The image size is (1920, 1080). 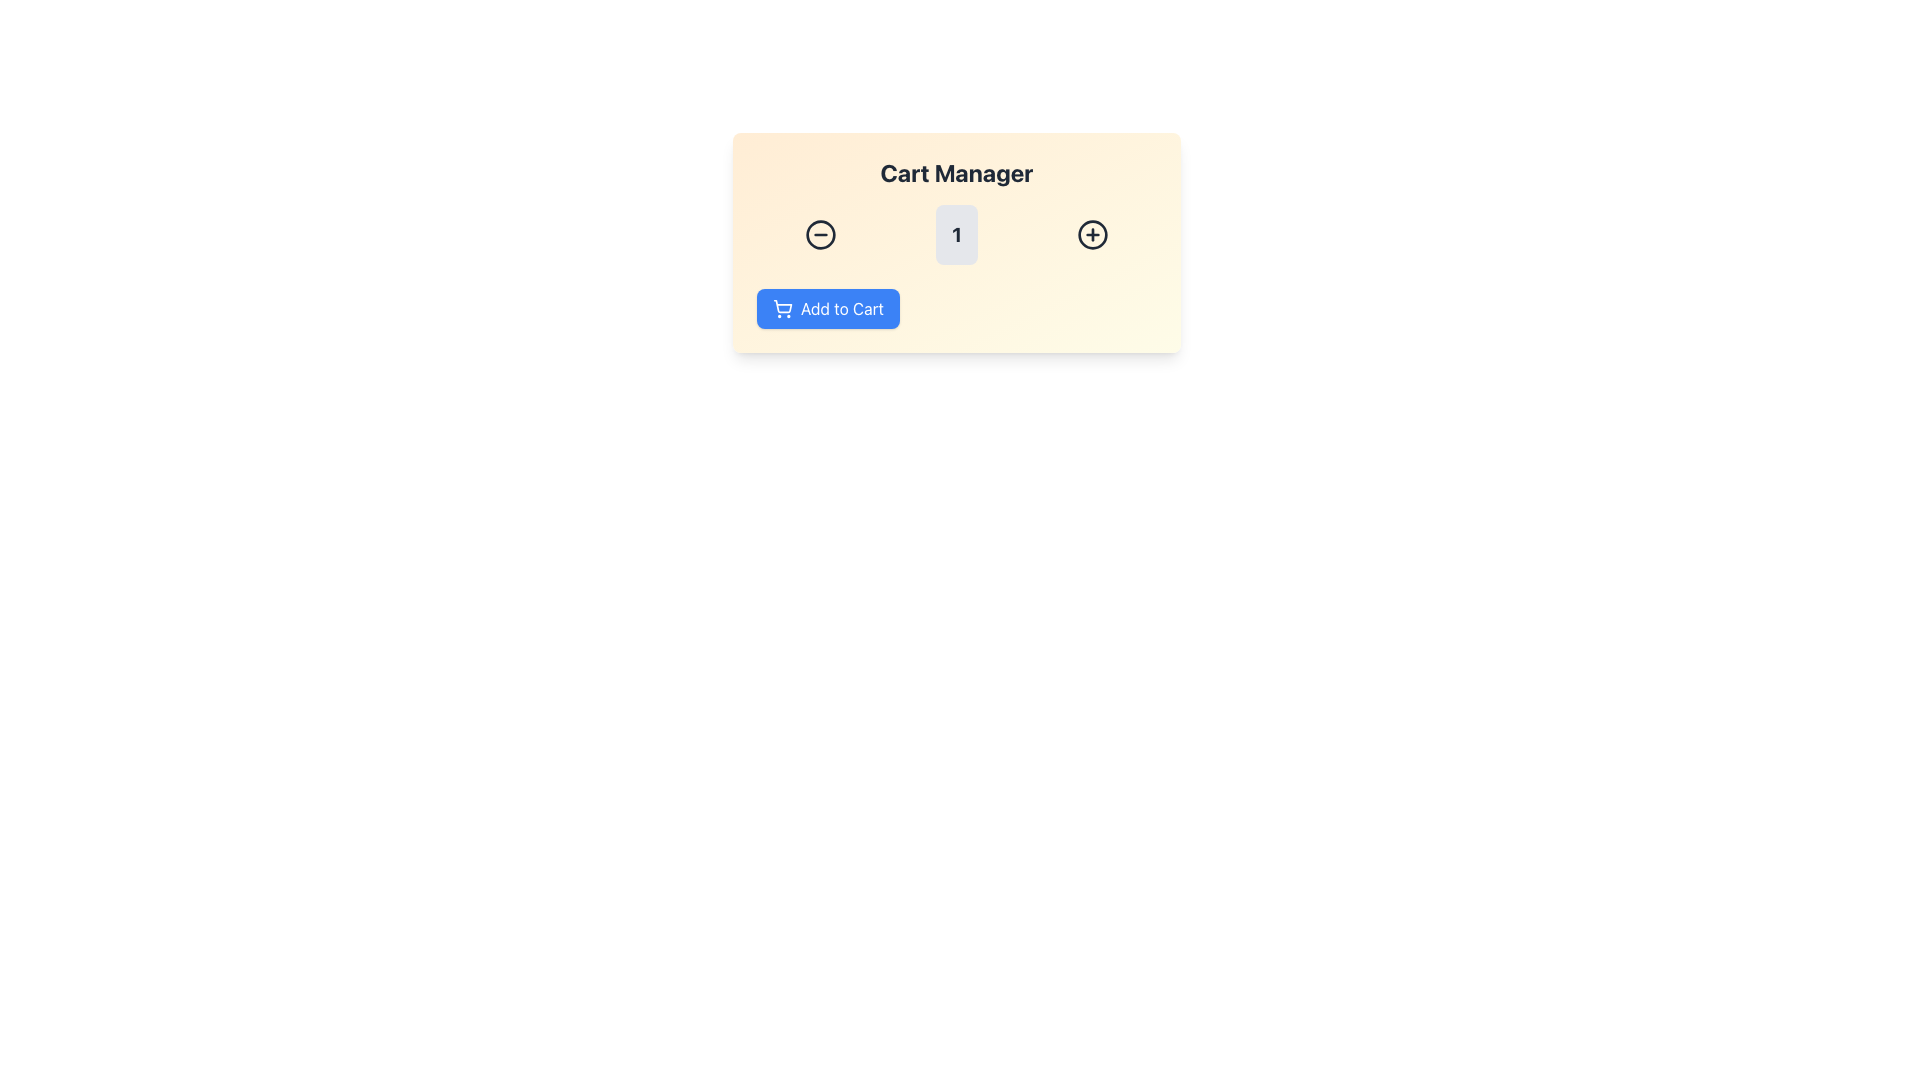 What do you see at coordinates (820, 234) in the screenshot?
I see `the circular minus icon in the Cart Manager interface to trigger the tooltip or highlight effect` at bounding box center [820, 234].